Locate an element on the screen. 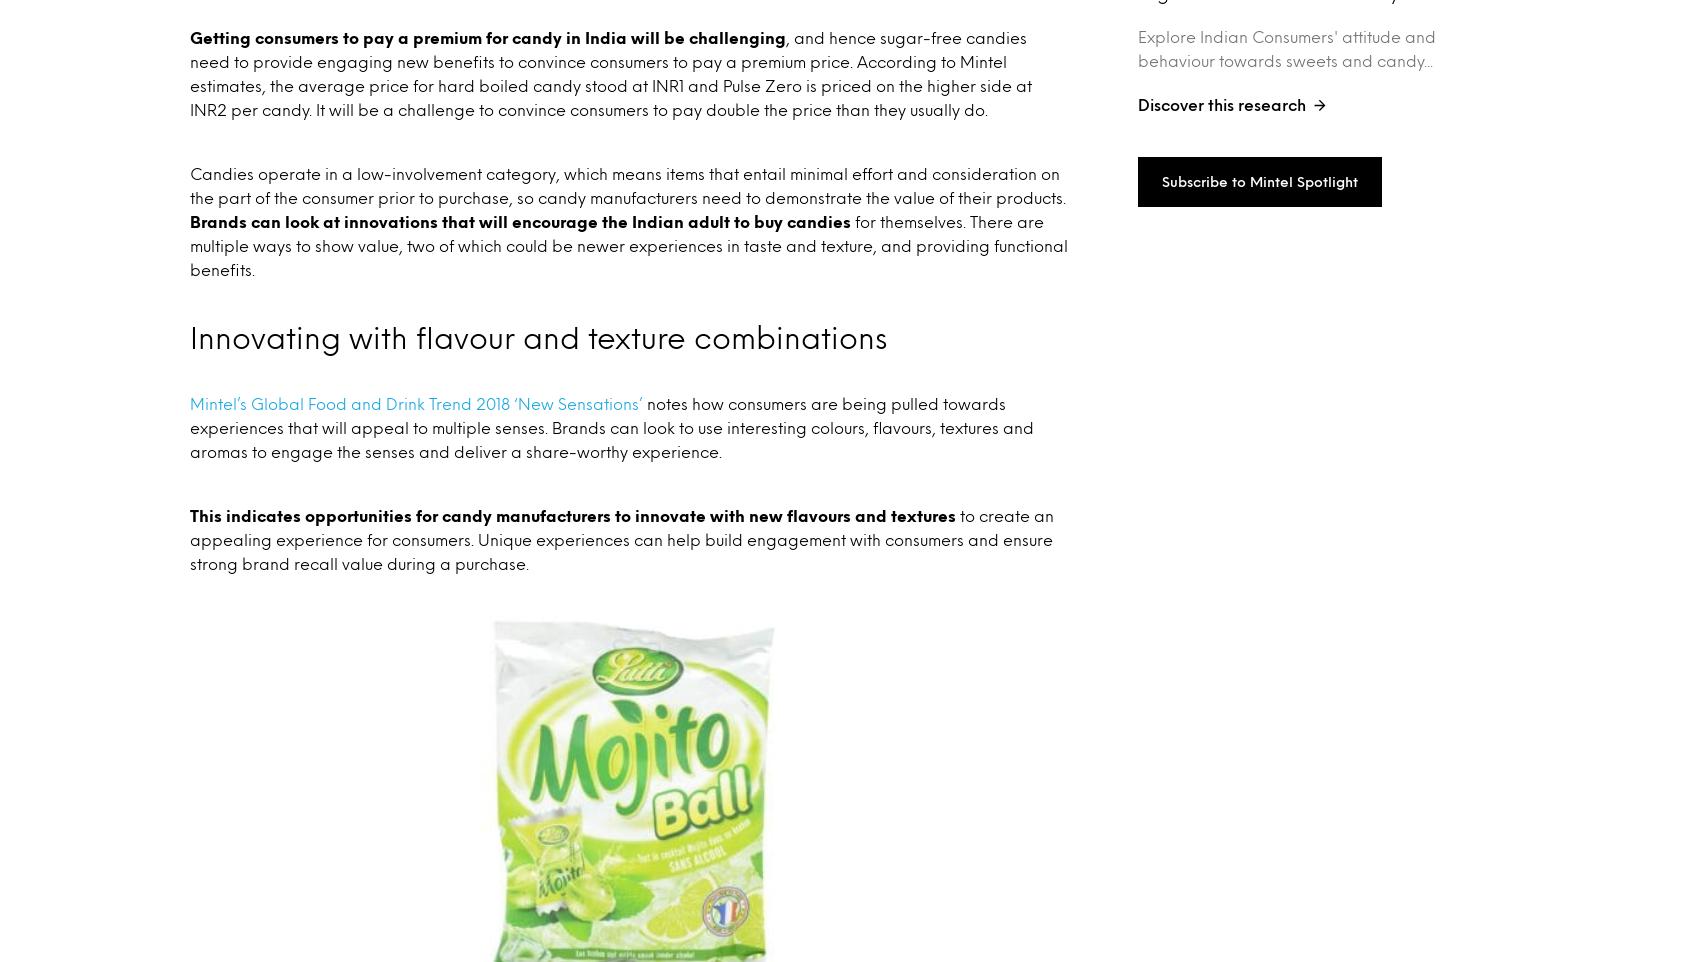  'Purchase Intelligence' is located at coordinates (688, 889).